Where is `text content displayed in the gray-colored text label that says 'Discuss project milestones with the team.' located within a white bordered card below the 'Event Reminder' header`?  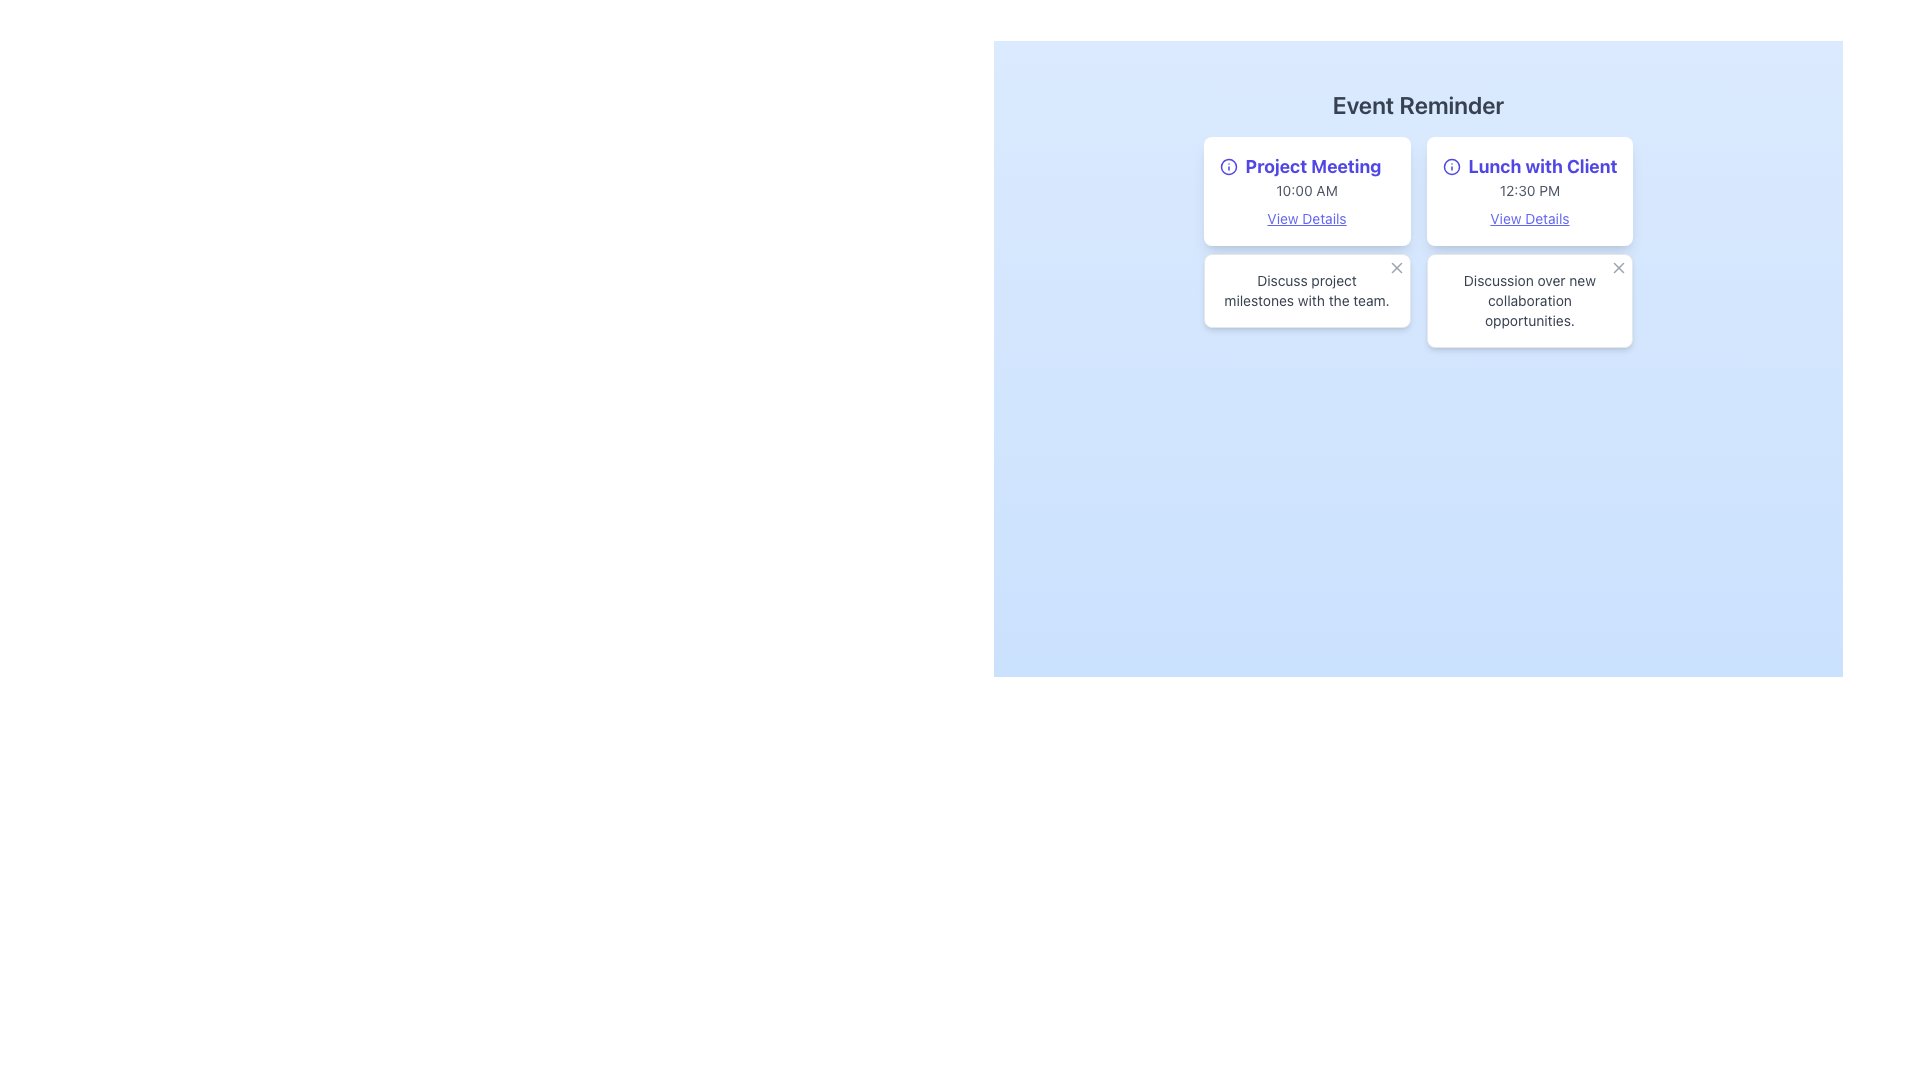 text content displayed in the gray-colored text label that says 'Discuss project milestones with the team.' located within a white bordered card below the 'Event Reminder' header is located at coordinates (1306, 290).